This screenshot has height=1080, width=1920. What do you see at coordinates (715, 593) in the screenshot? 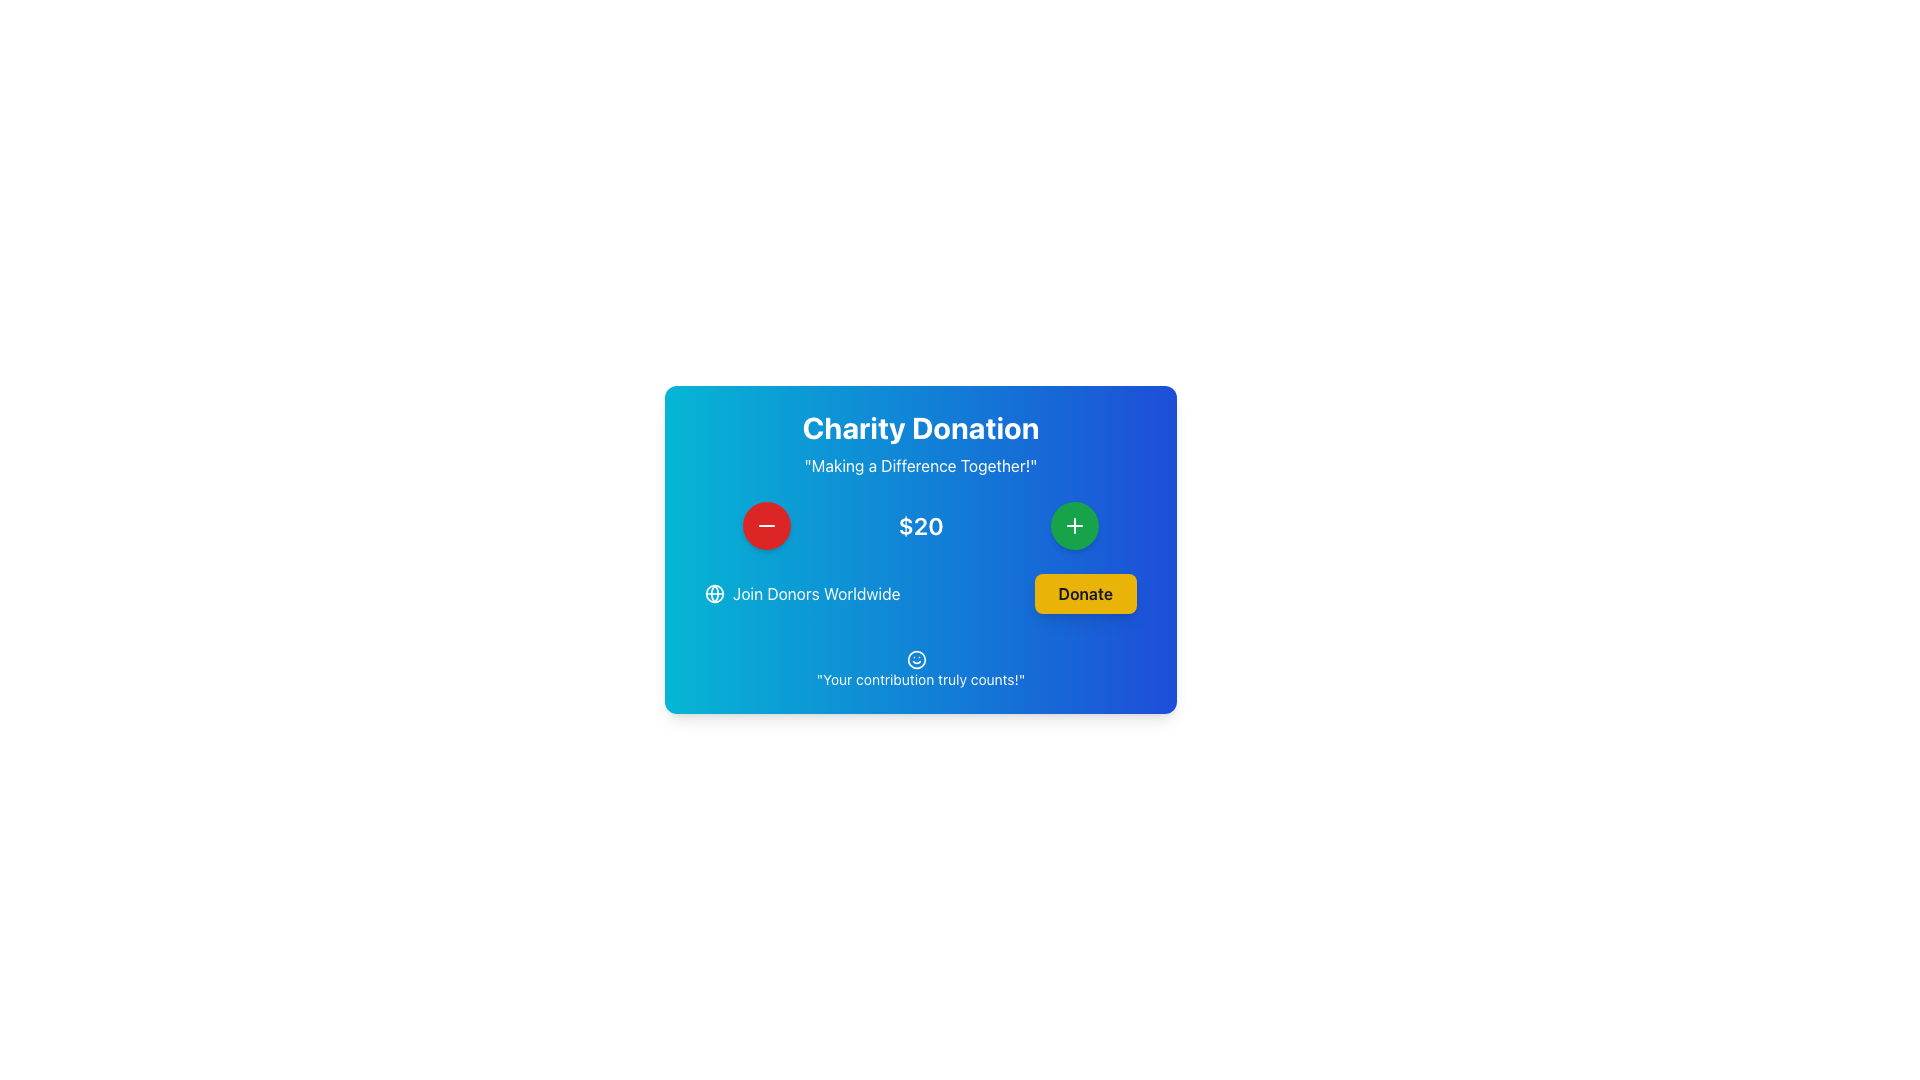
I see `the blue circular globe icon within the SVG graphic` at bounding box center [715, 593].